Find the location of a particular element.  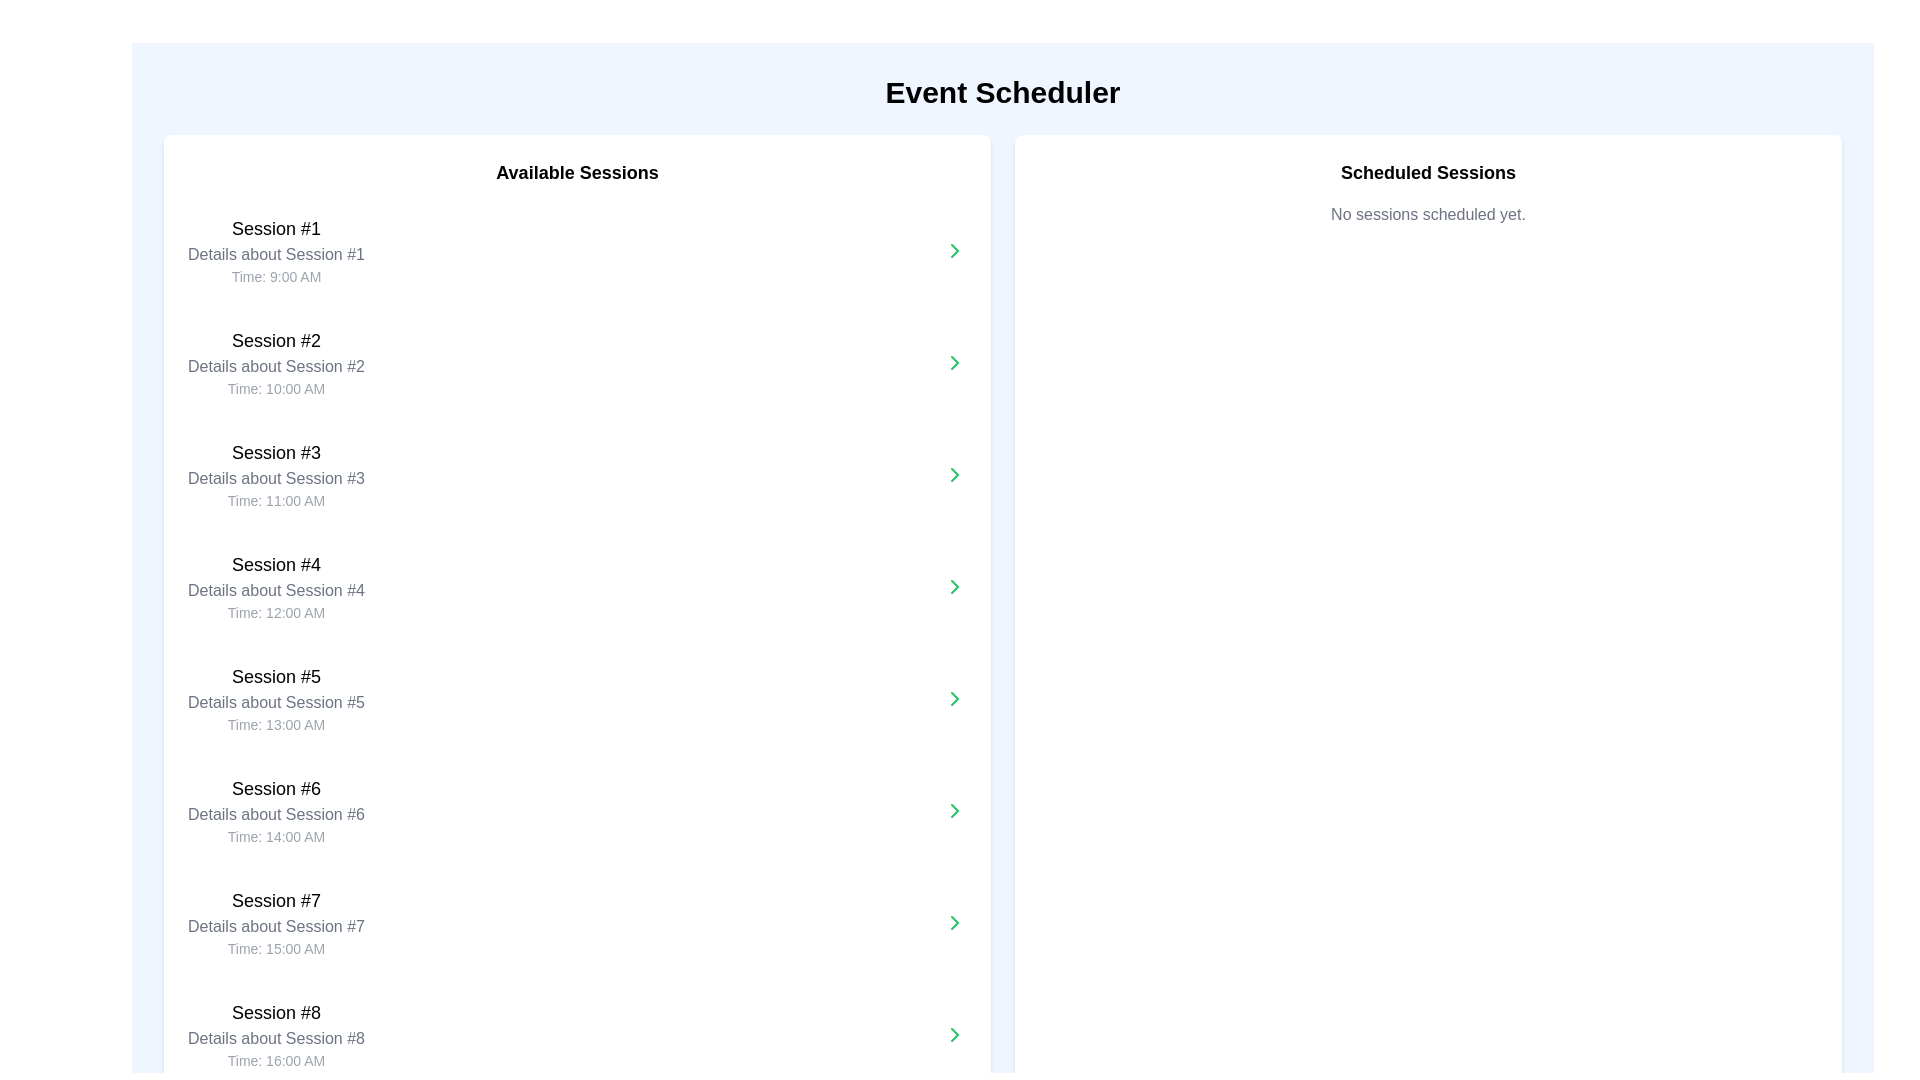

the informational summary text block for 'Session #4' is located at coordinates (275, 585).